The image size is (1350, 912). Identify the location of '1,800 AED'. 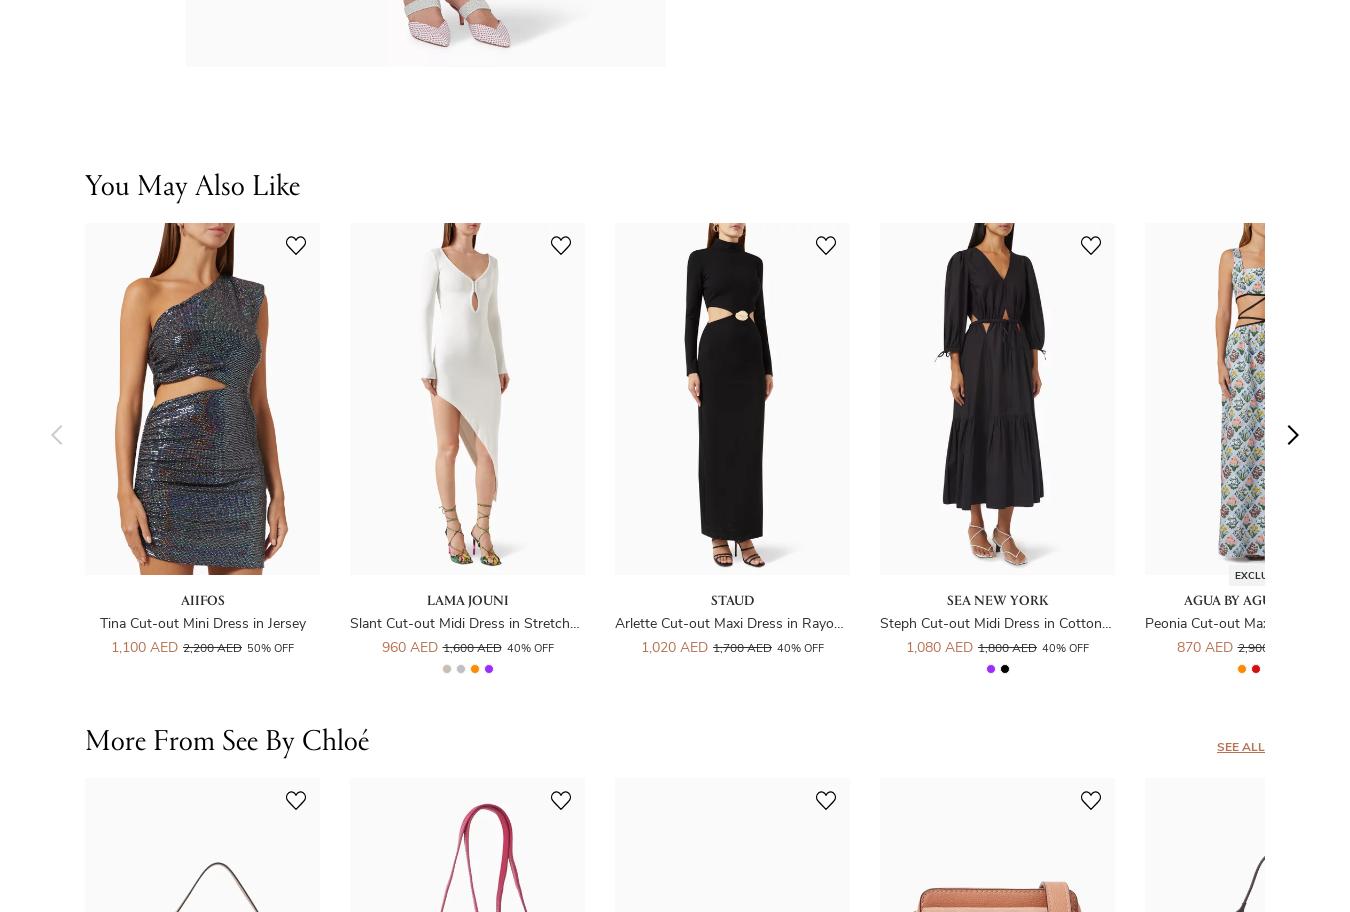
(1006, 646).